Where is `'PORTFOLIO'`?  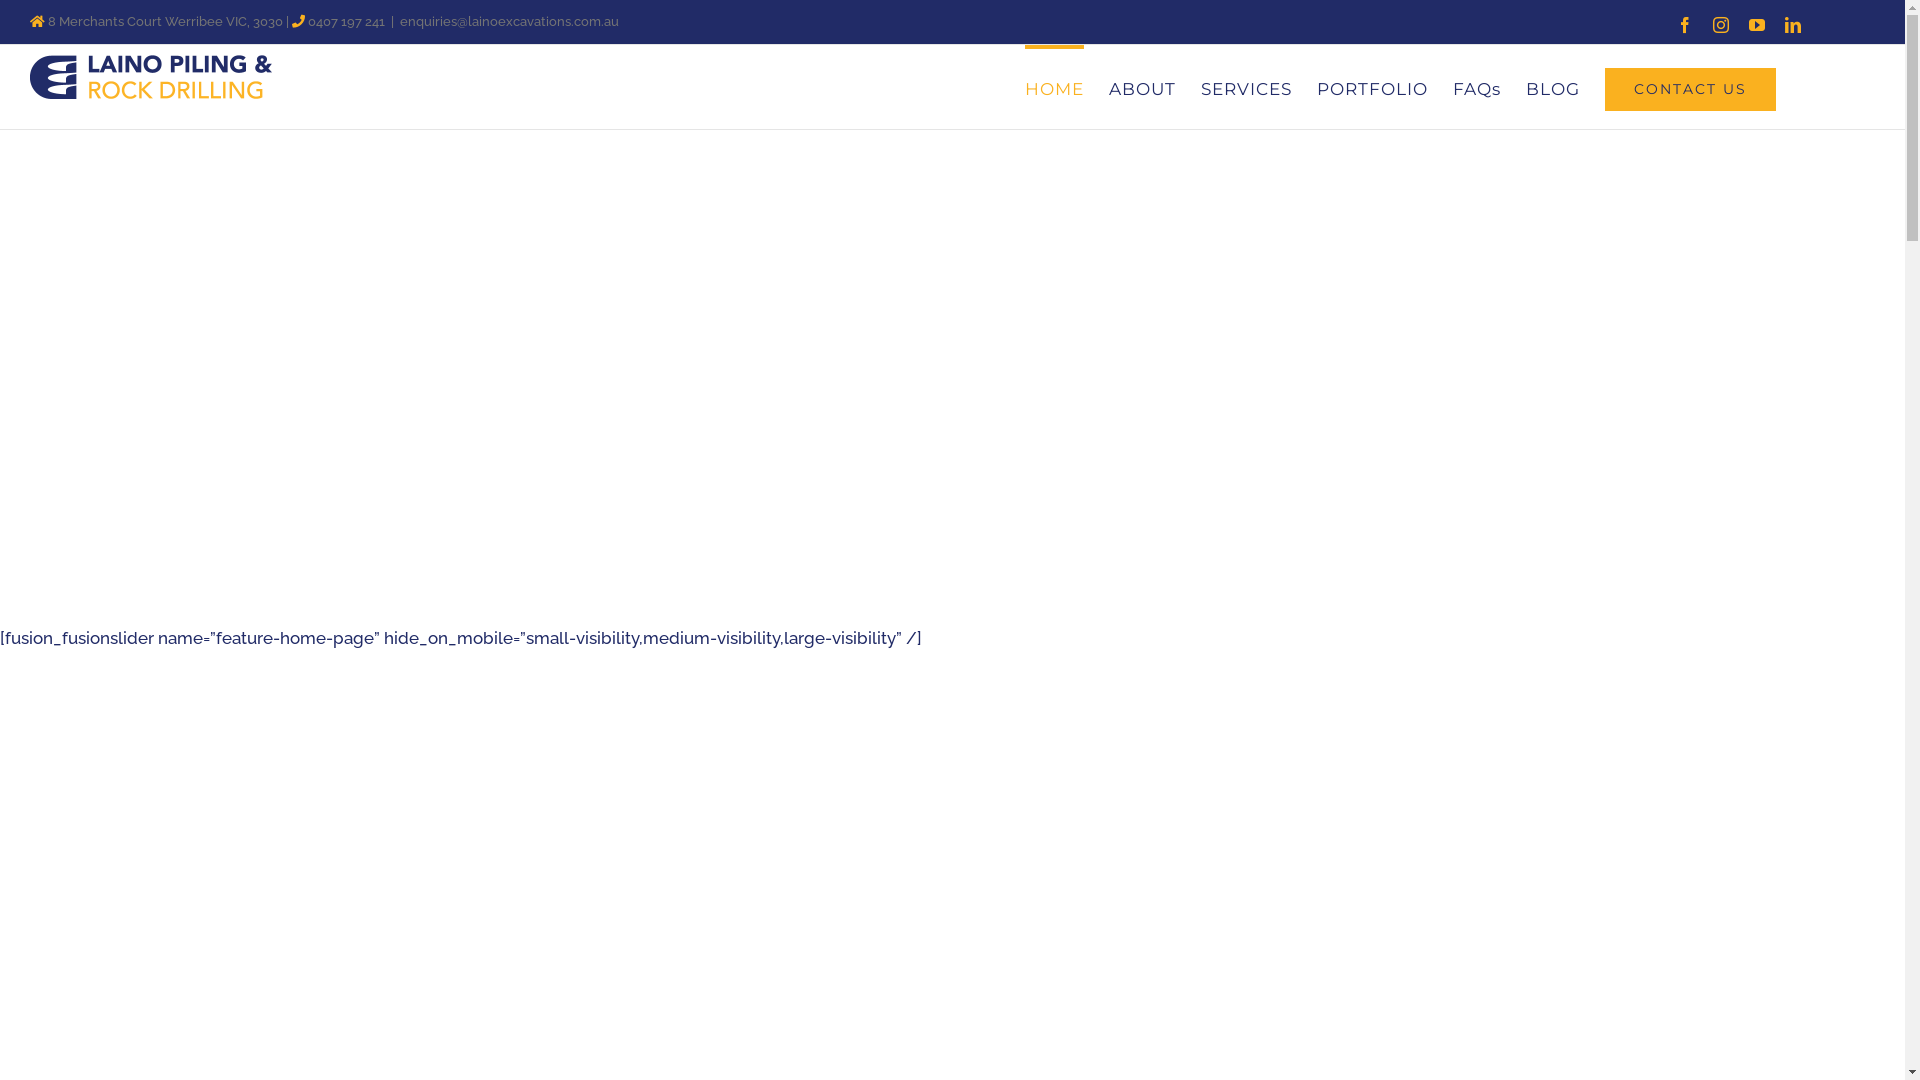
'PORTFOLIO' is located at coordinates (1316, 86).